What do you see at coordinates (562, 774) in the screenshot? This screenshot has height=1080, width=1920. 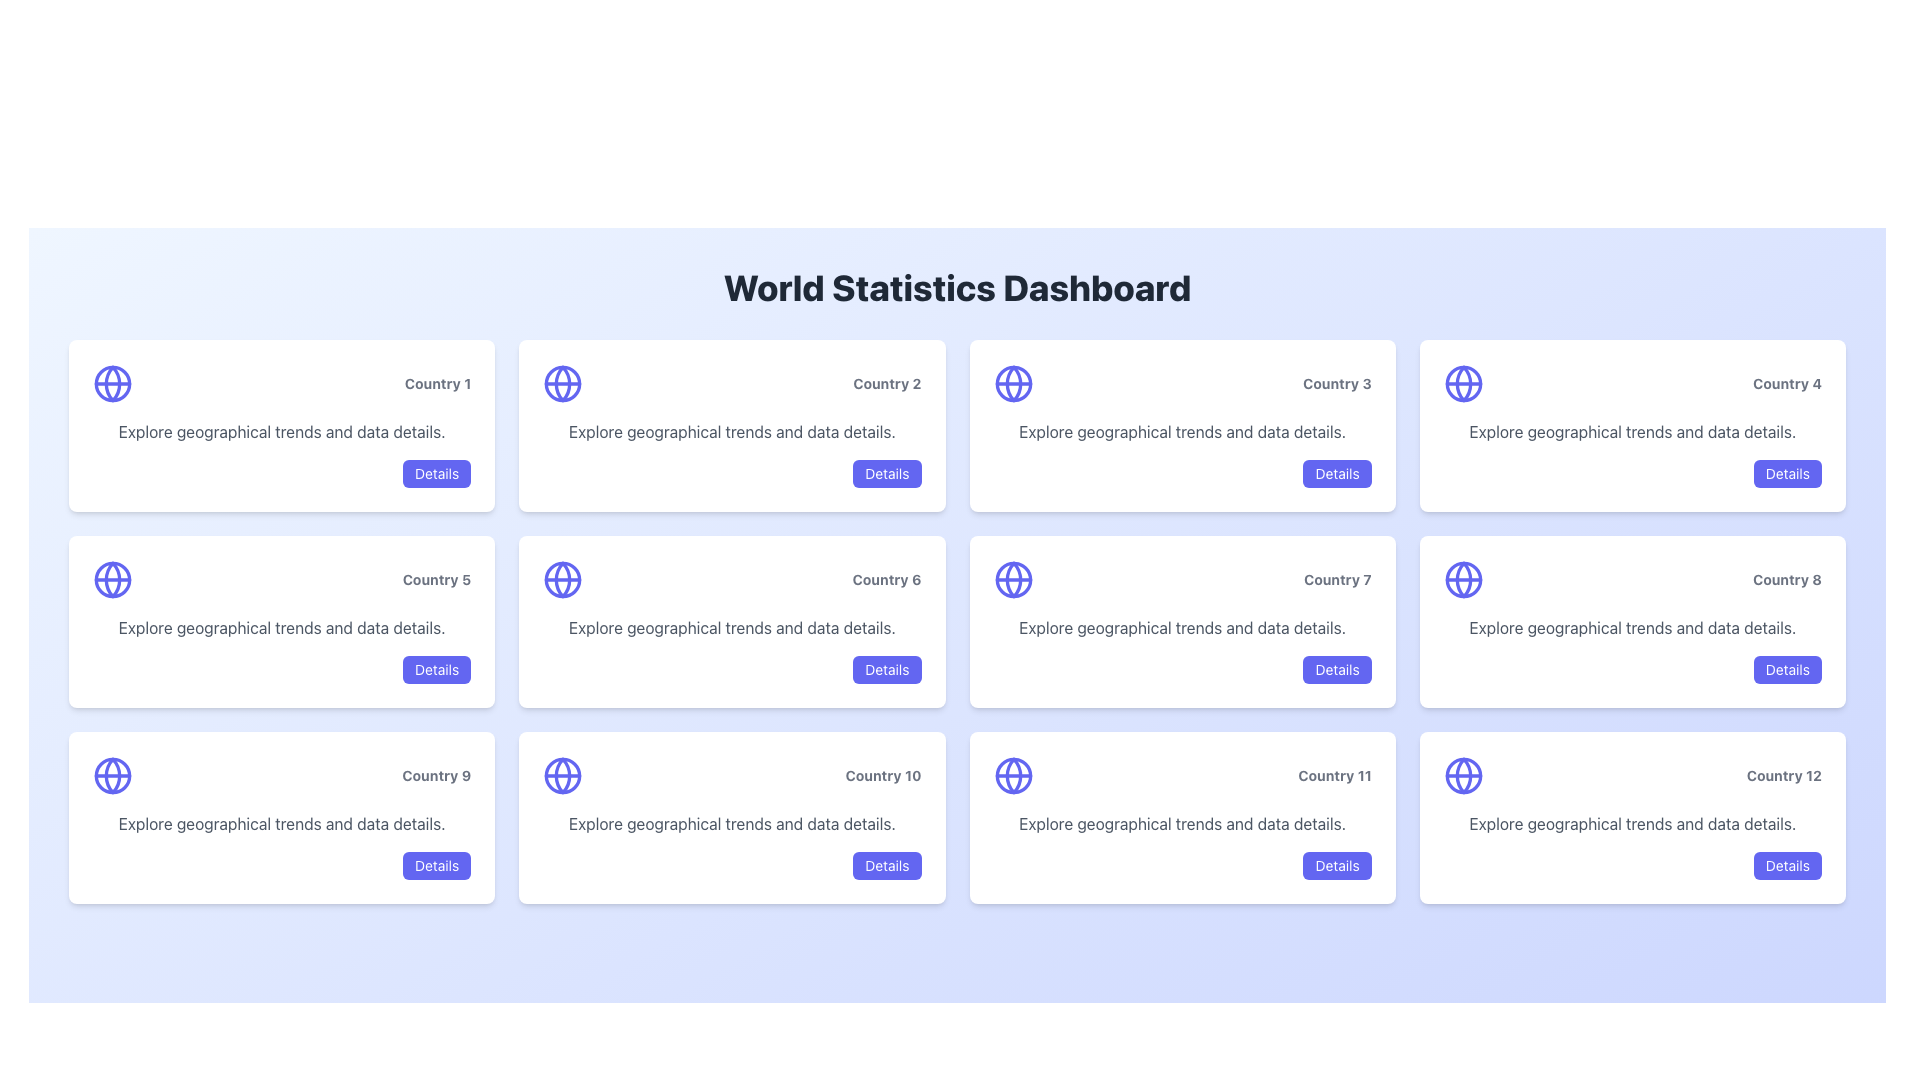 I see `the SVG Circle that visually represents the inner boundary of the globe icon within the card labeled 'Country 10' located in the bottom-middle row of the dashboard` at bounding box center [562, 774].